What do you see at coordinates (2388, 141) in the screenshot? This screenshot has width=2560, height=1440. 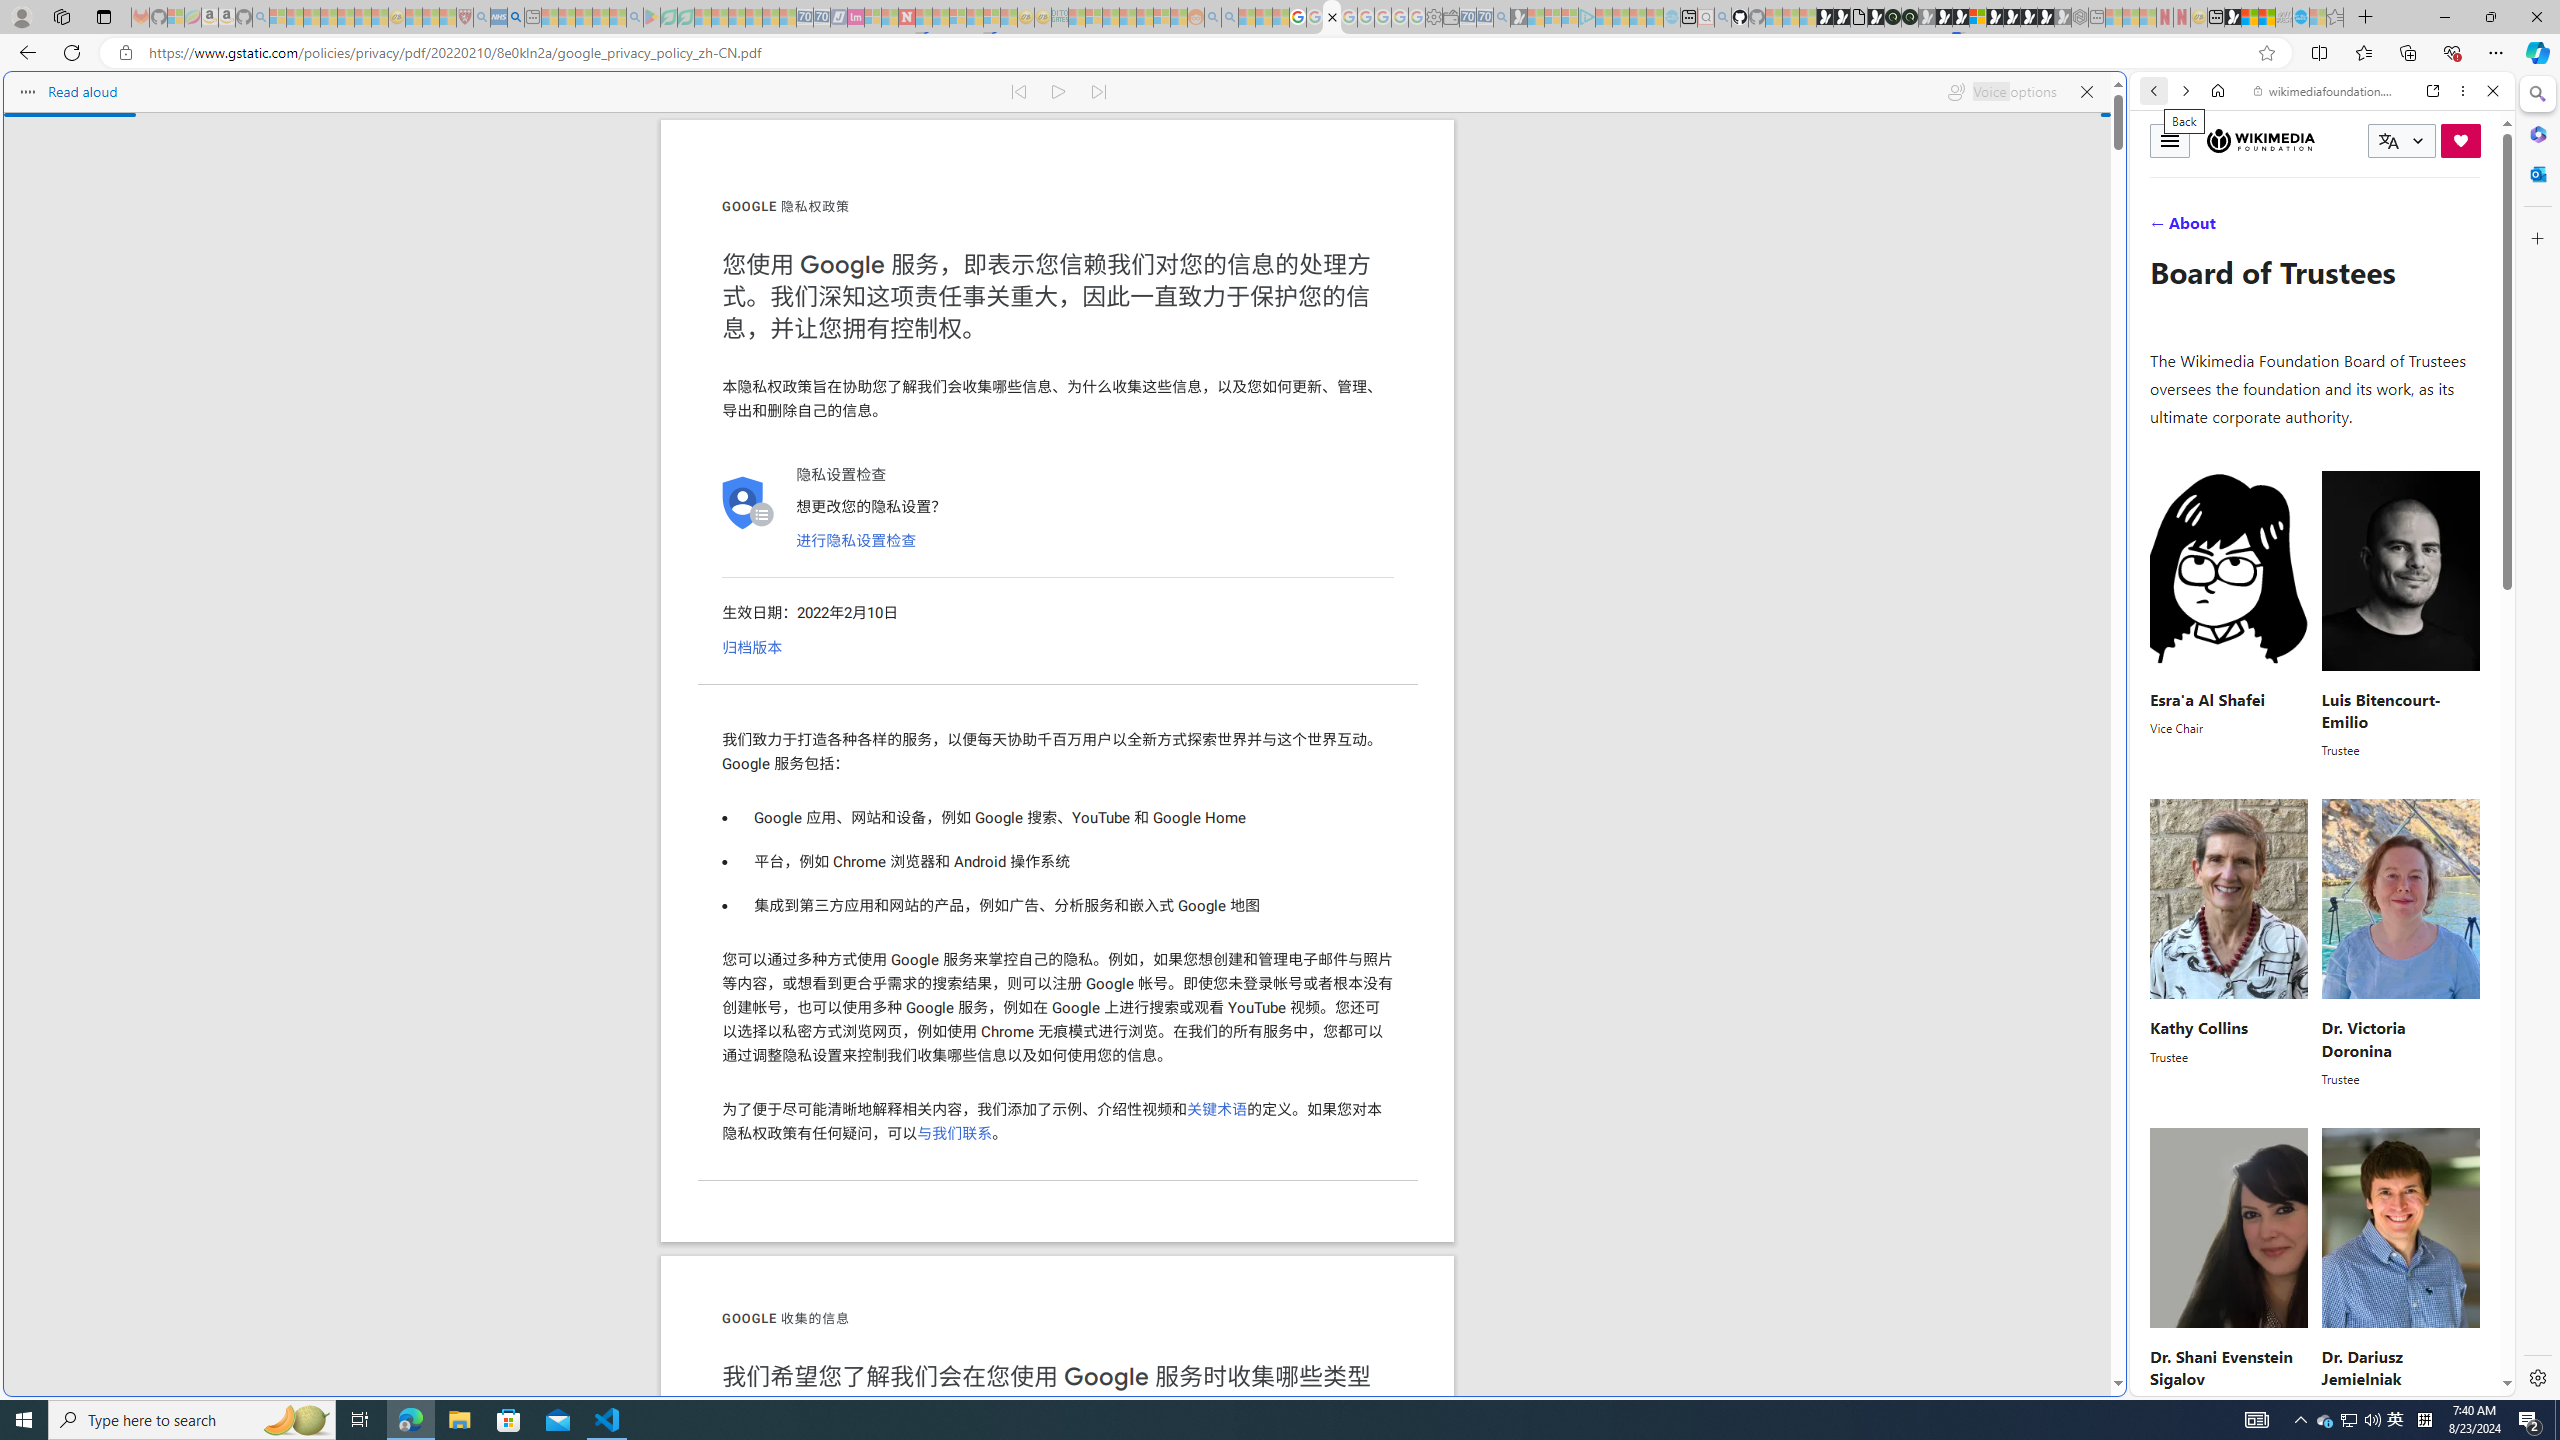 I see `'Class: i icon icon-translate language-switcher__icon'` at bounding box center [2388, 141].